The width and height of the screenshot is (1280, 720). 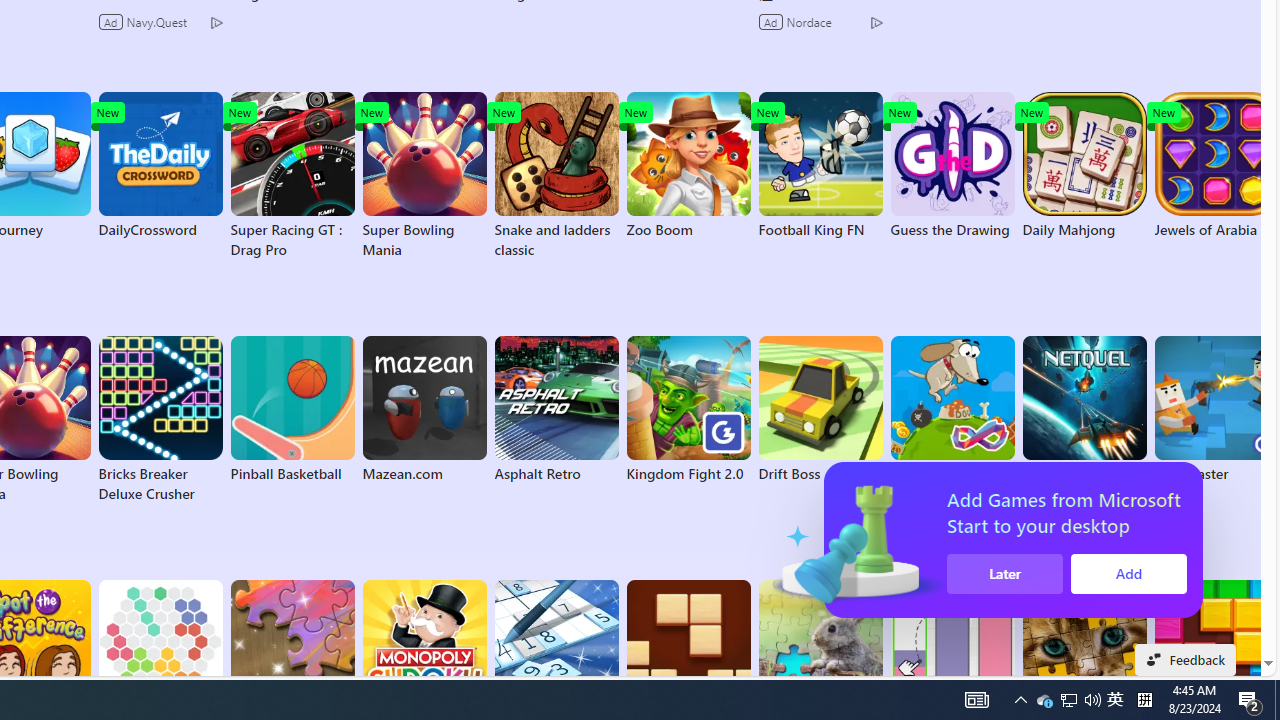 I want to click on 'Super Bowling Mania', so click(x=423, y=175).